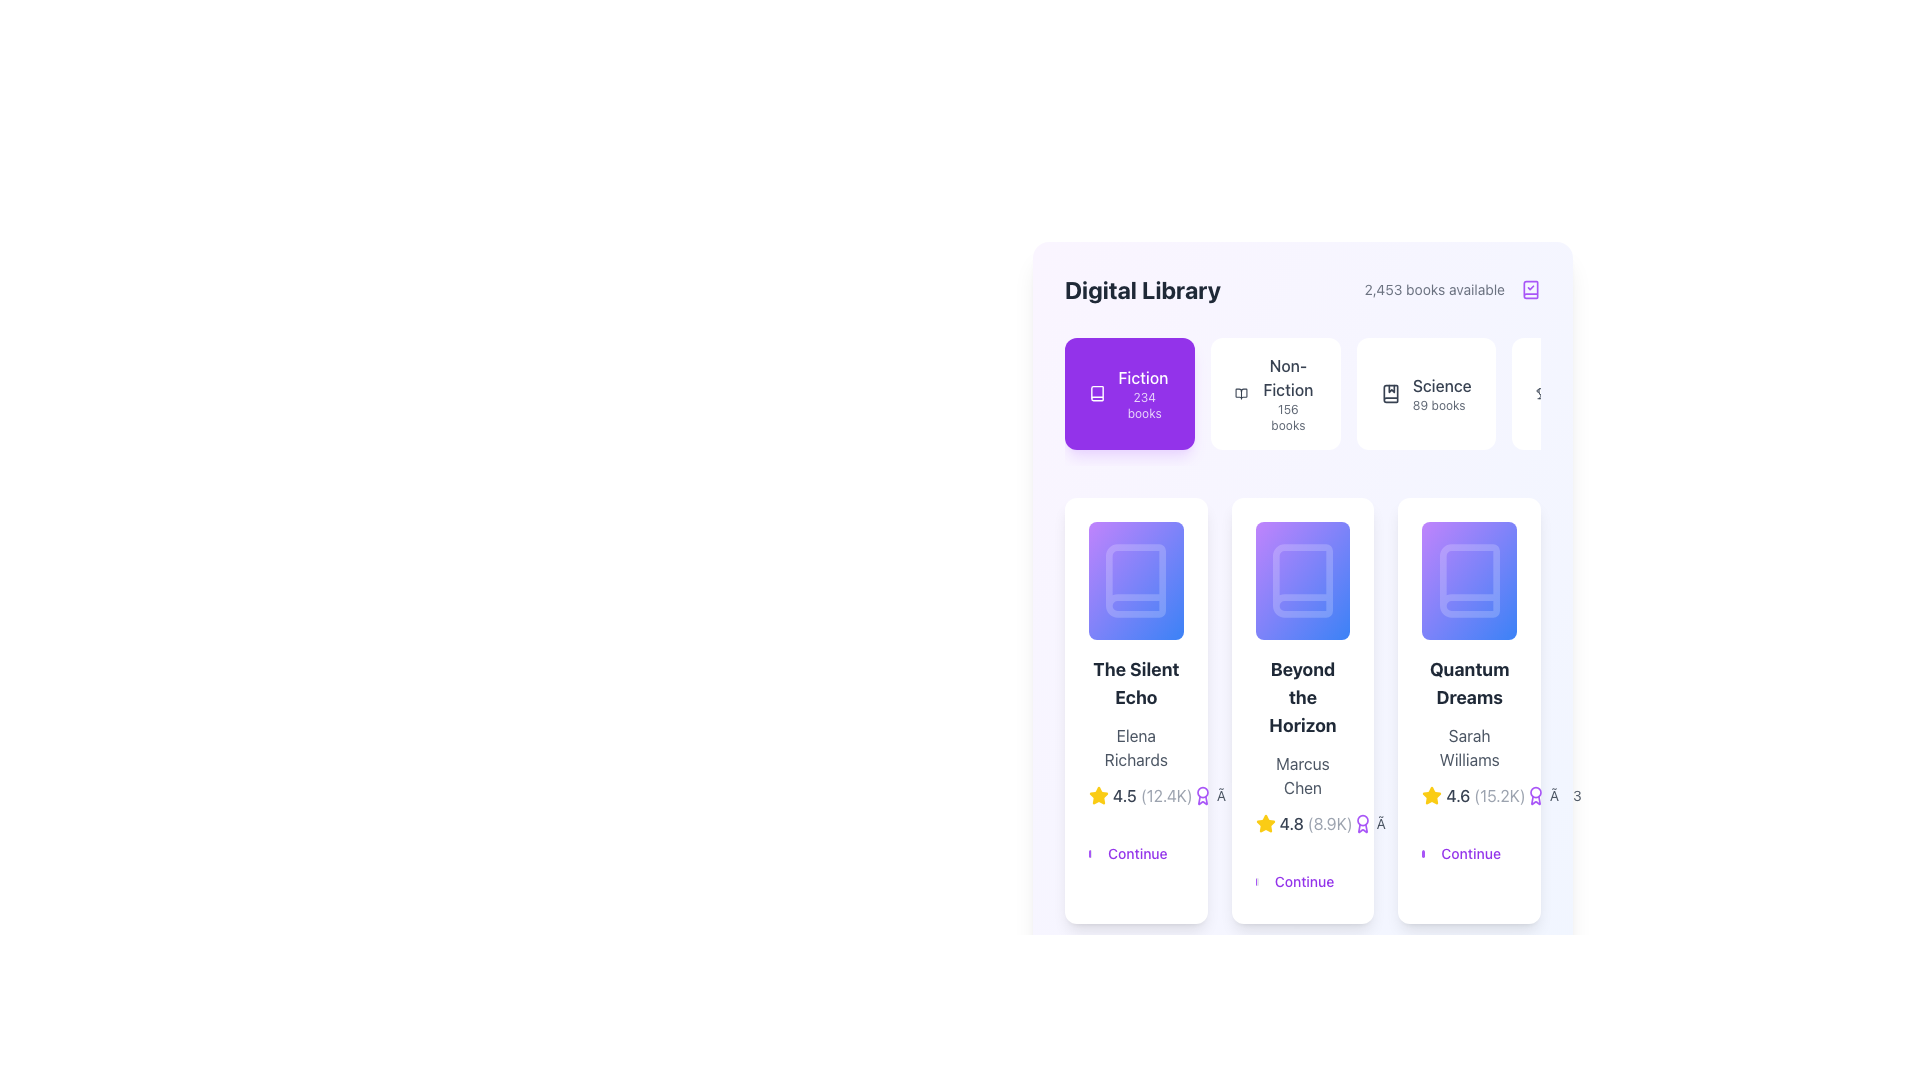 The width and height of the screenshot is (1920, 1080). I want to click on the bright yellow star icon used as a visual indicator of ratings or favorites located beside the numeric rating value '4.8' in the 'Beyond the Horizon' card, so click(1264, 824).